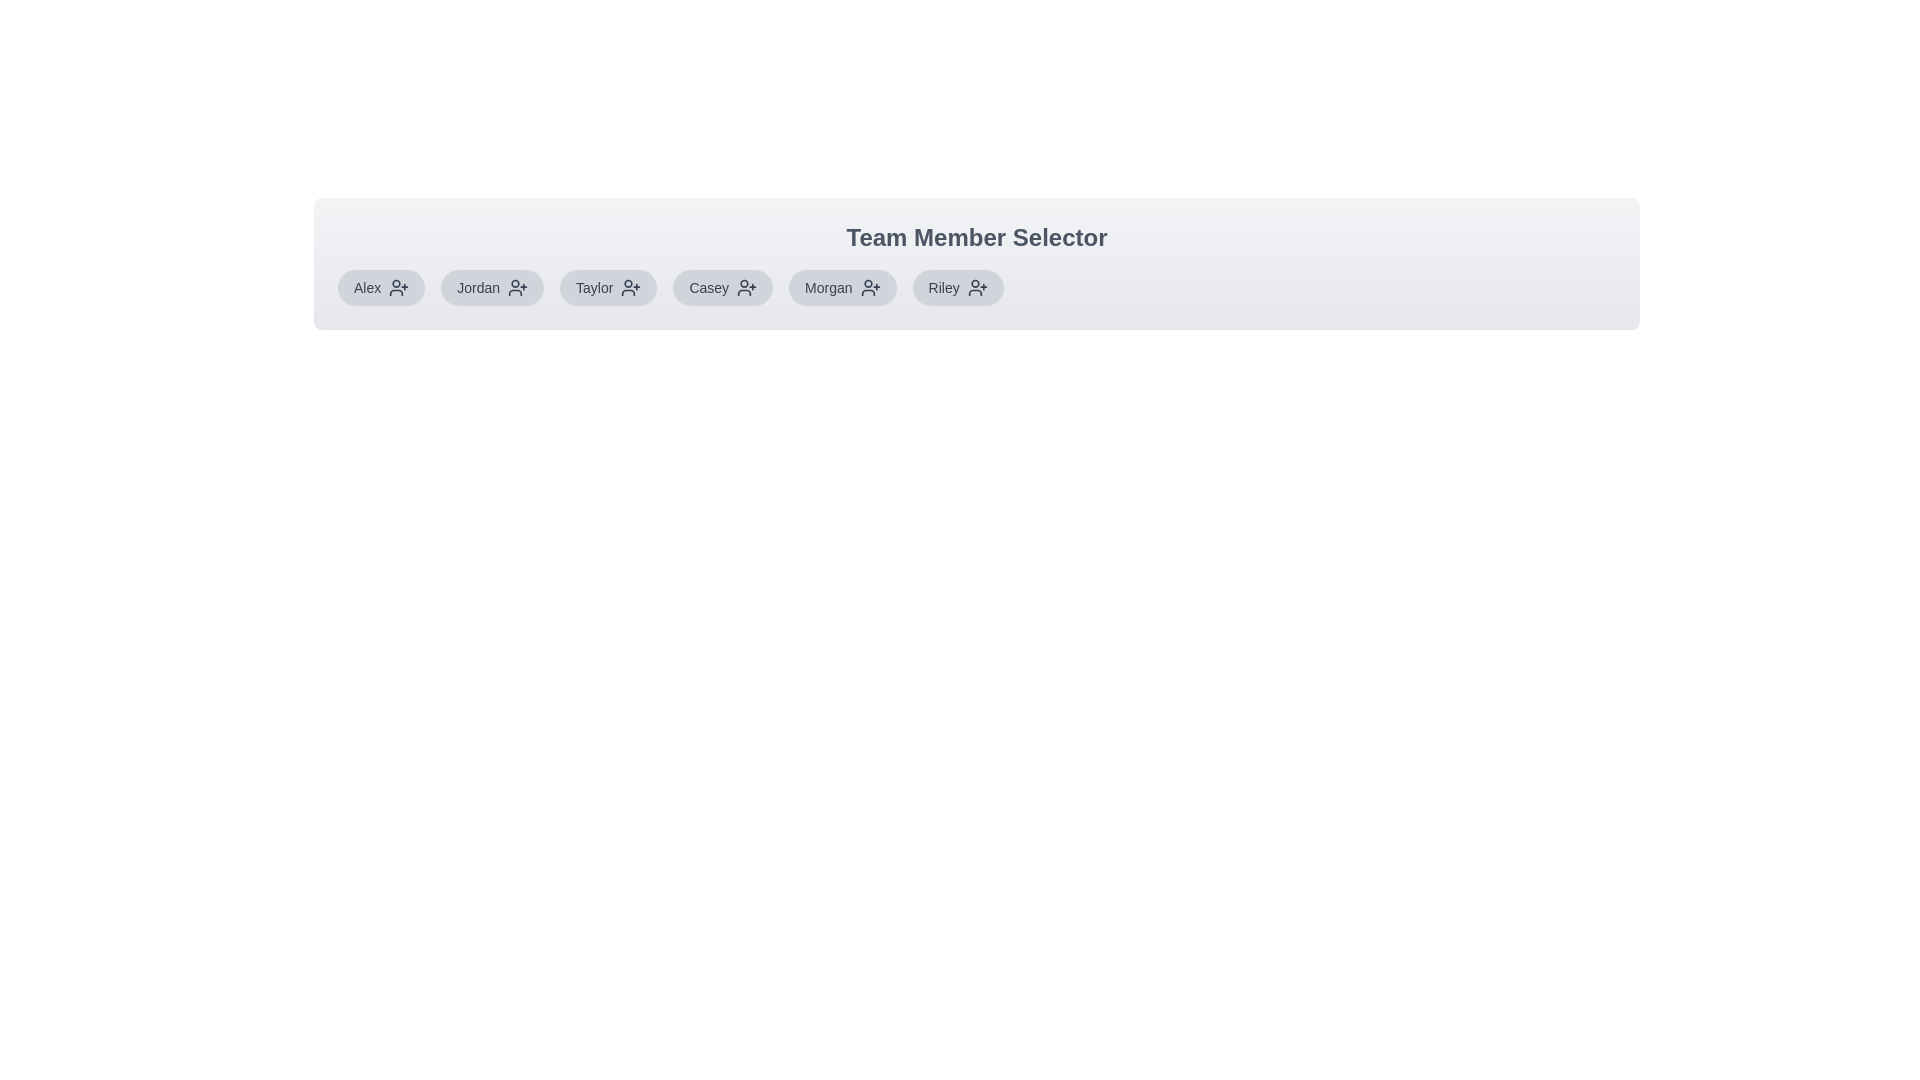 The height and width of the screenshot is (1080, 1920). I want to click on the team member Riley, so click(957, 288).